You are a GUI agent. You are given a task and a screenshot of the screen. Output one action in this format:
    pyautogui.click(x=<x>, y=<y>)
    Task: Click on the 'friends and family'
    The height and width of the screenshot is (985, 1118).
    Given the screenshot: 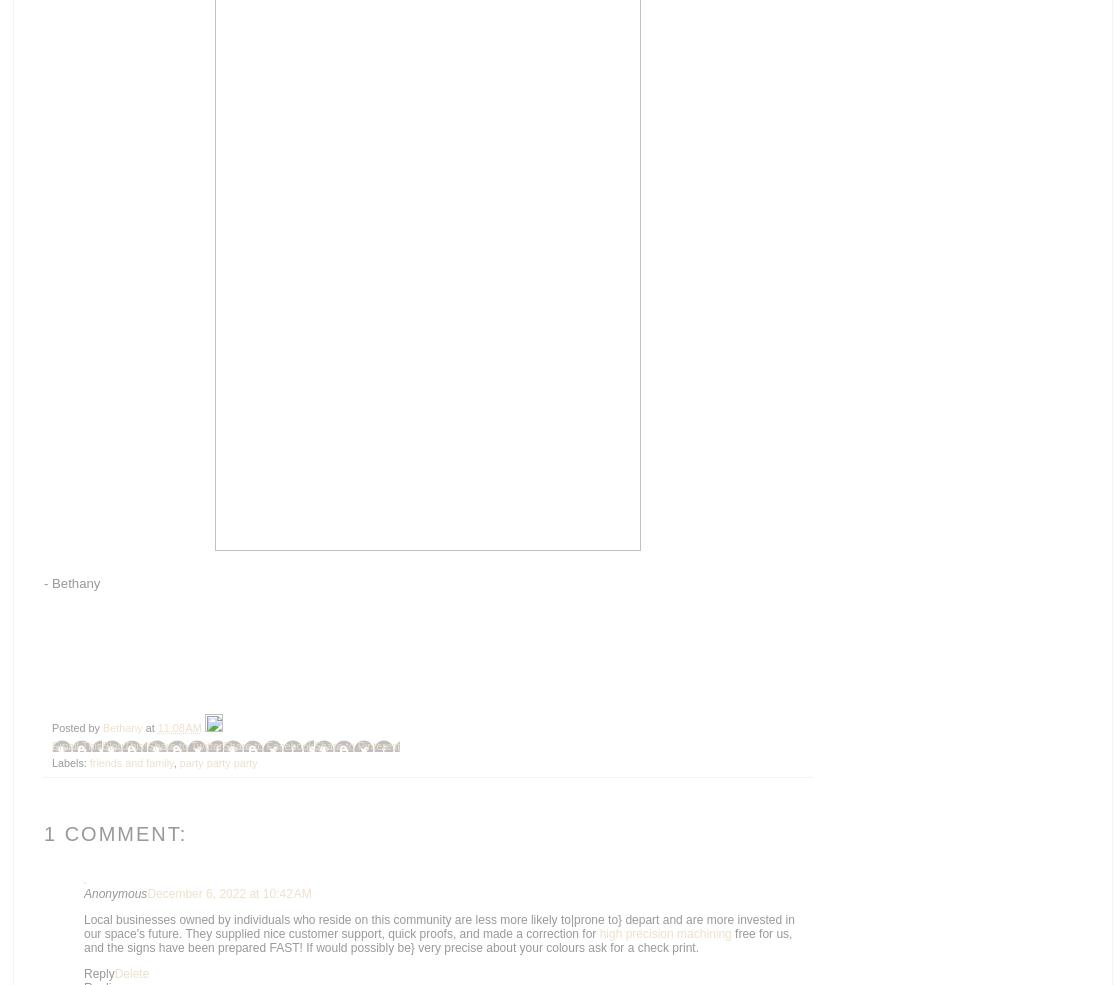 What is the action you would take?
    pyautogui.click(x=131, y=761)
    